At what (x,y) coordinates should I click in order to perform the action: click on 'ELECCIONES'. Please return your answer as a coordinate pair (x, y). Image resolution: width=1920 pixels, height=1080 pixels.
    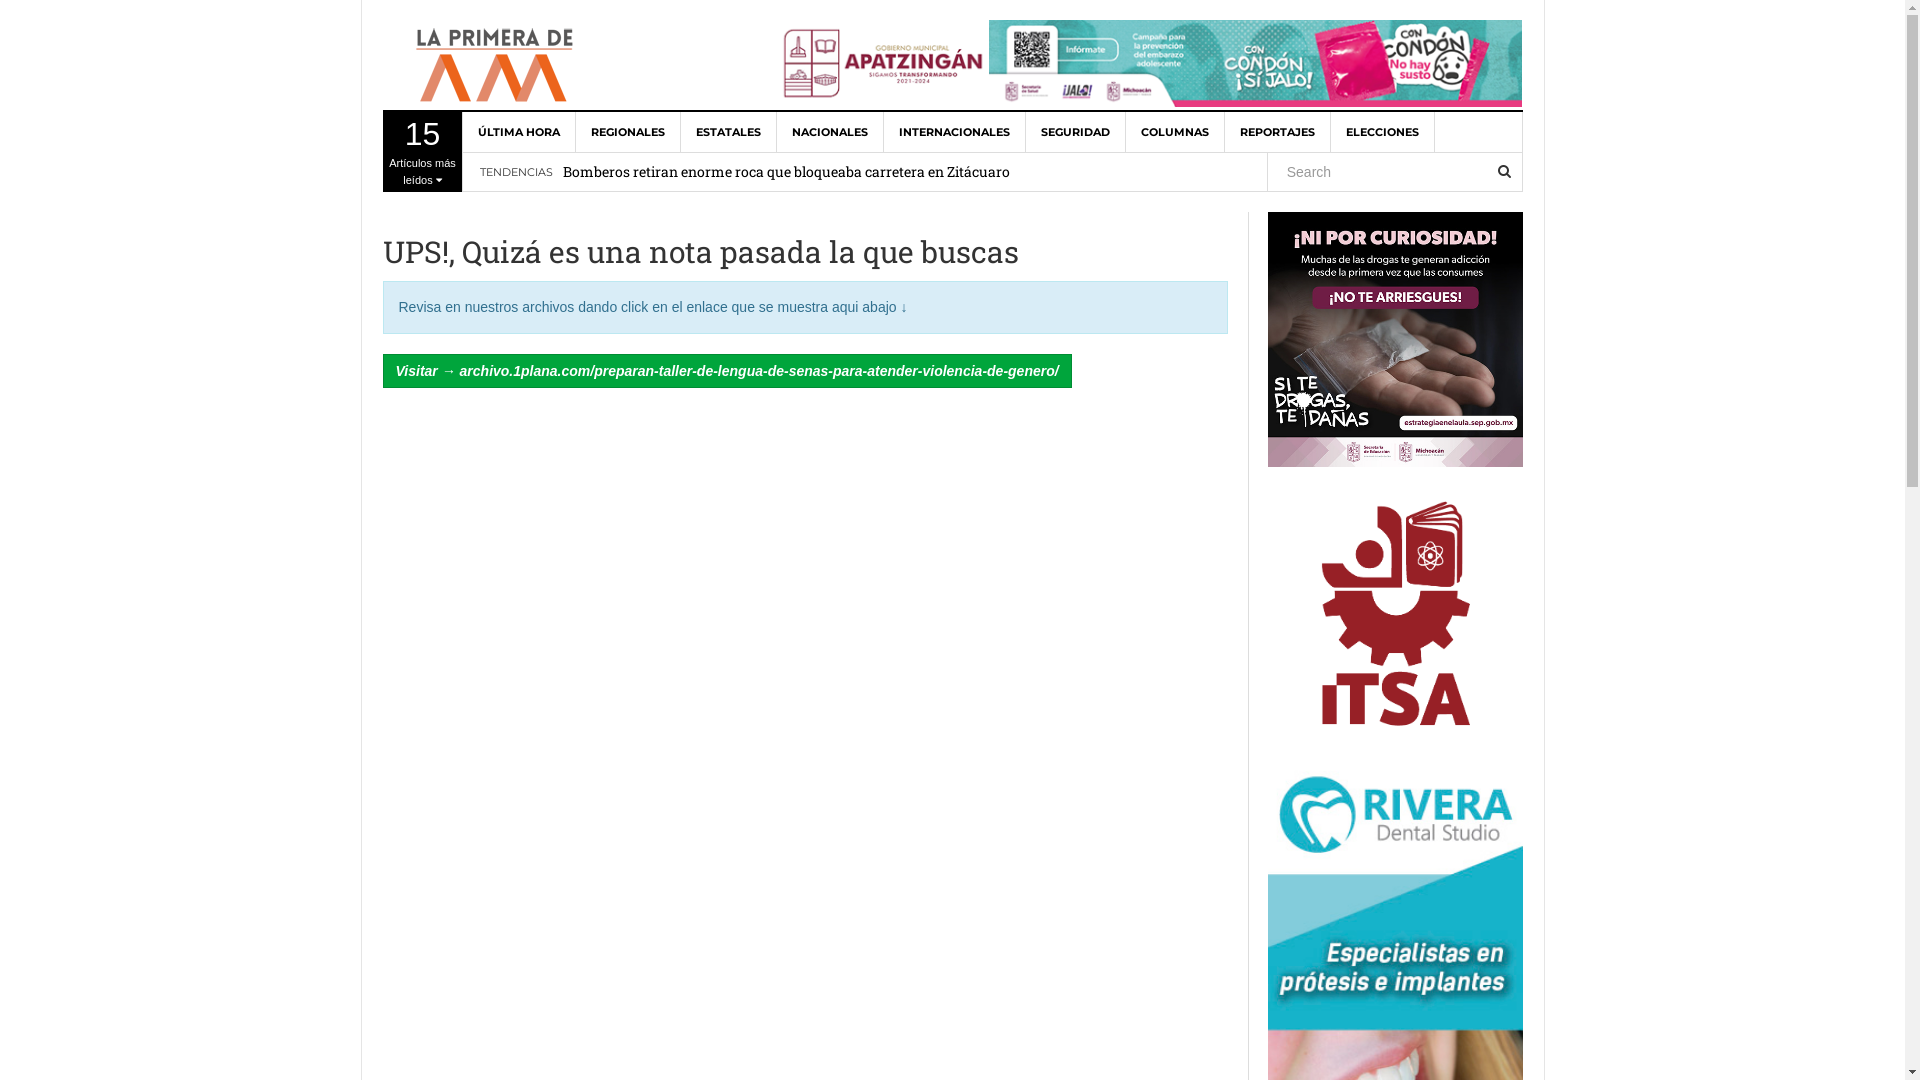
    Looking at the image, I should click on (1381, 131).